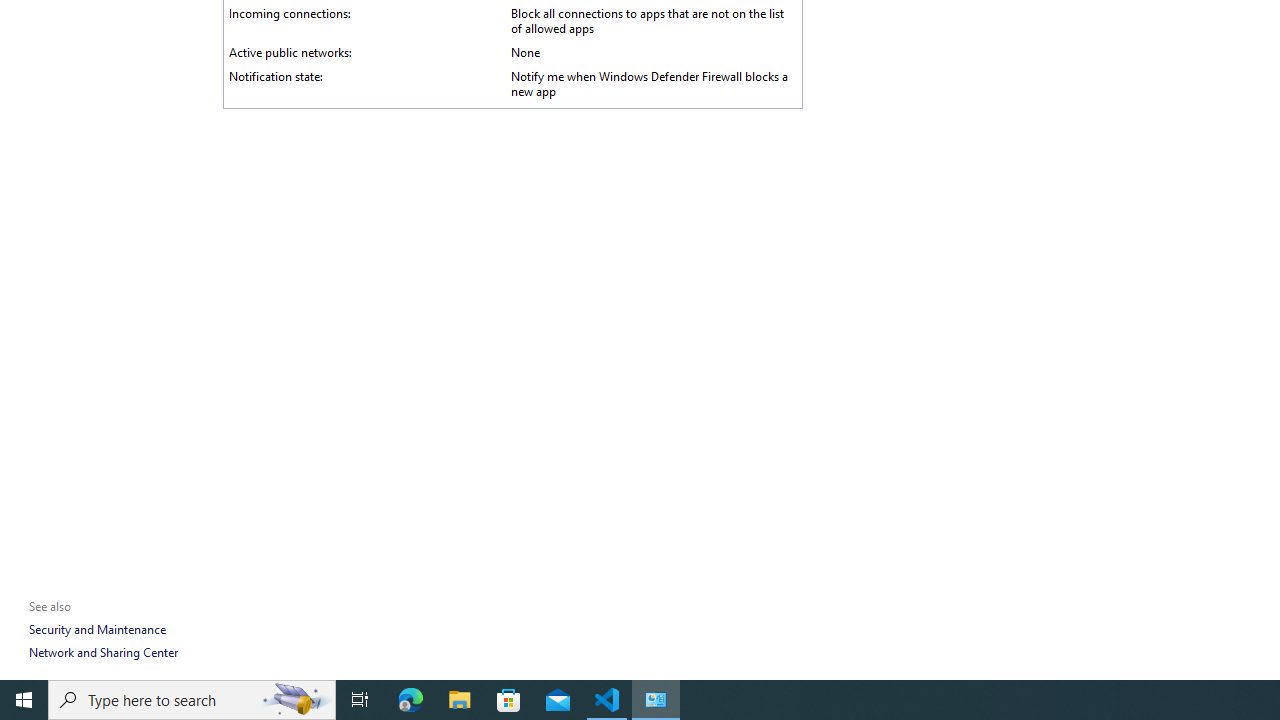 The width and height of the screenshot is (1280, 720). What do you see at coordinates (96, 628) in the screenshot?
I see `'Security and Maintenance'` at bounding box center [96, 628].